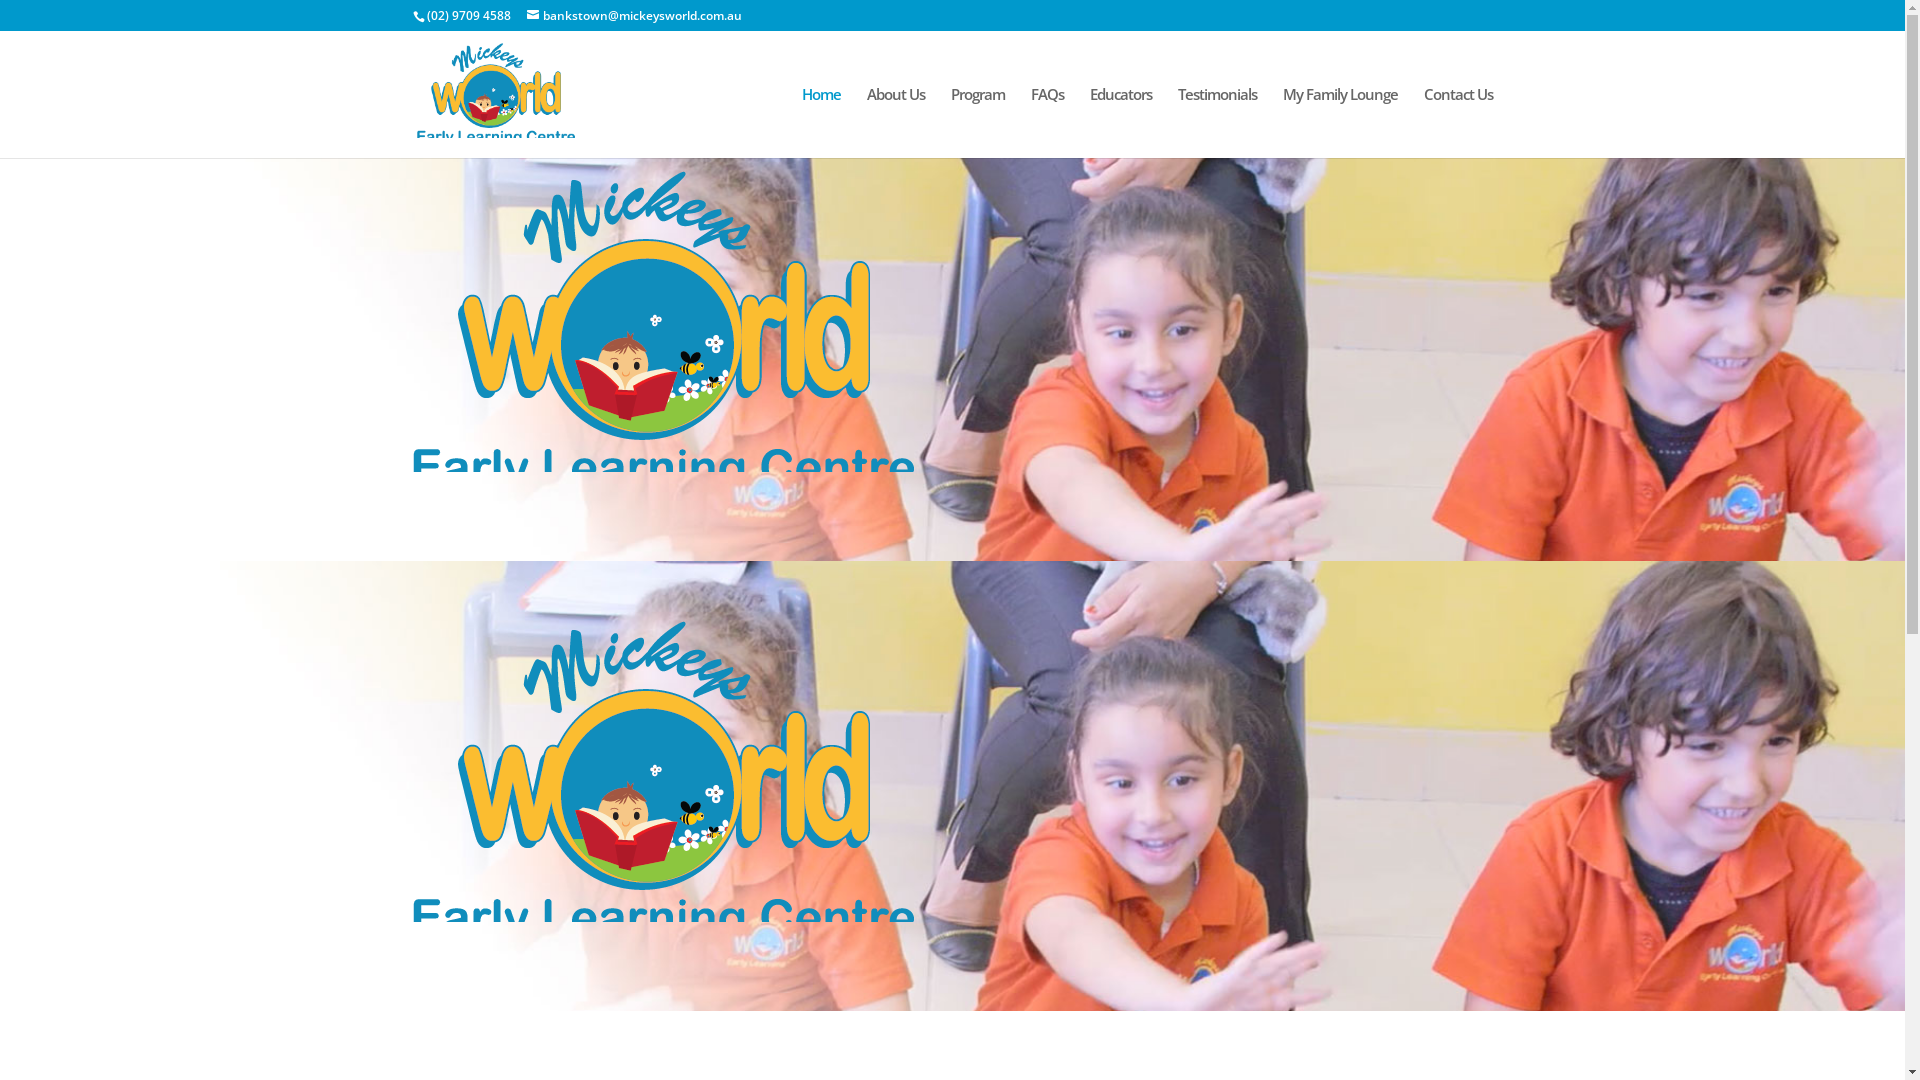 The height and width of the screenshot is (1080, 1920). What do you see at coordinates (1216, 122) in the screenshot?
I see `'Testimonials'` at bounding box center [1216, 122].